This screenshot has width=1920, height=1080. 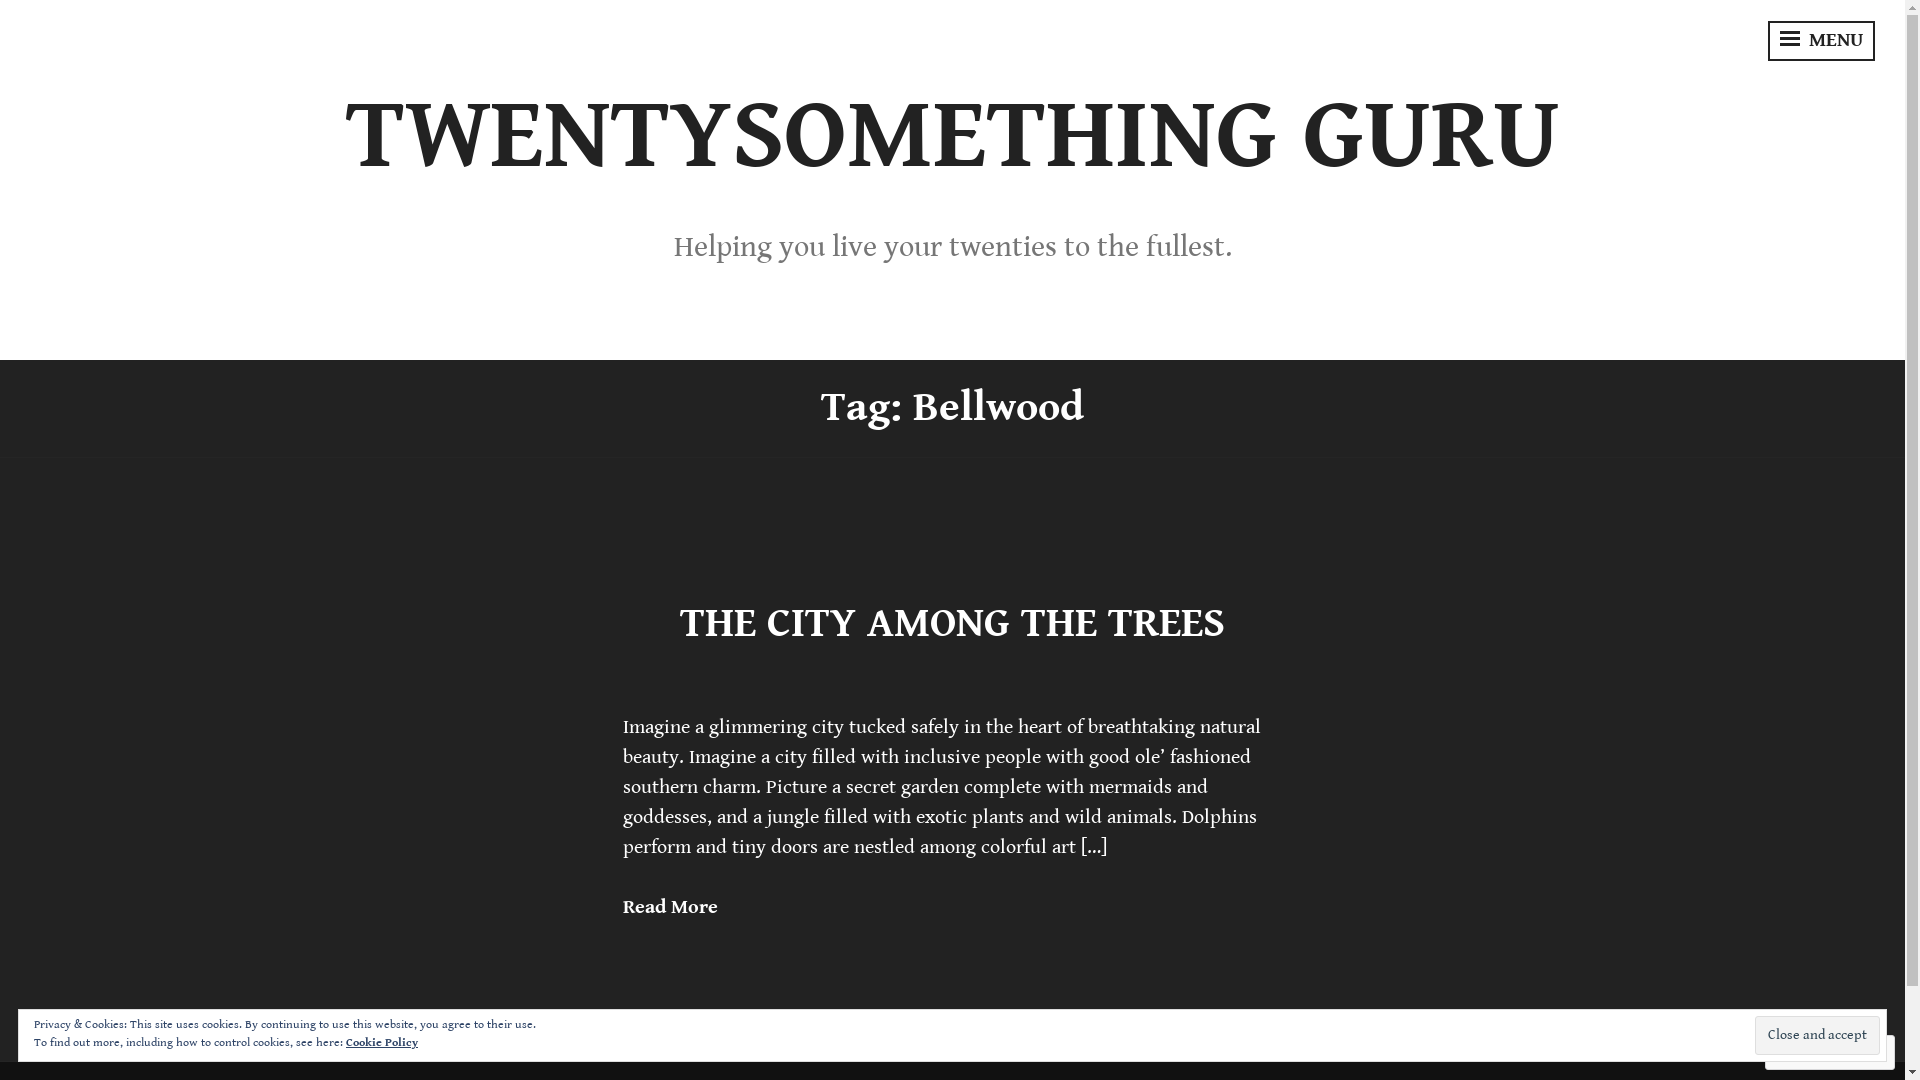 What do you see at coordinates (1754, 1035) in the screenshot?
I see `'Close and accept'` at bounding box center [1754, 1035].